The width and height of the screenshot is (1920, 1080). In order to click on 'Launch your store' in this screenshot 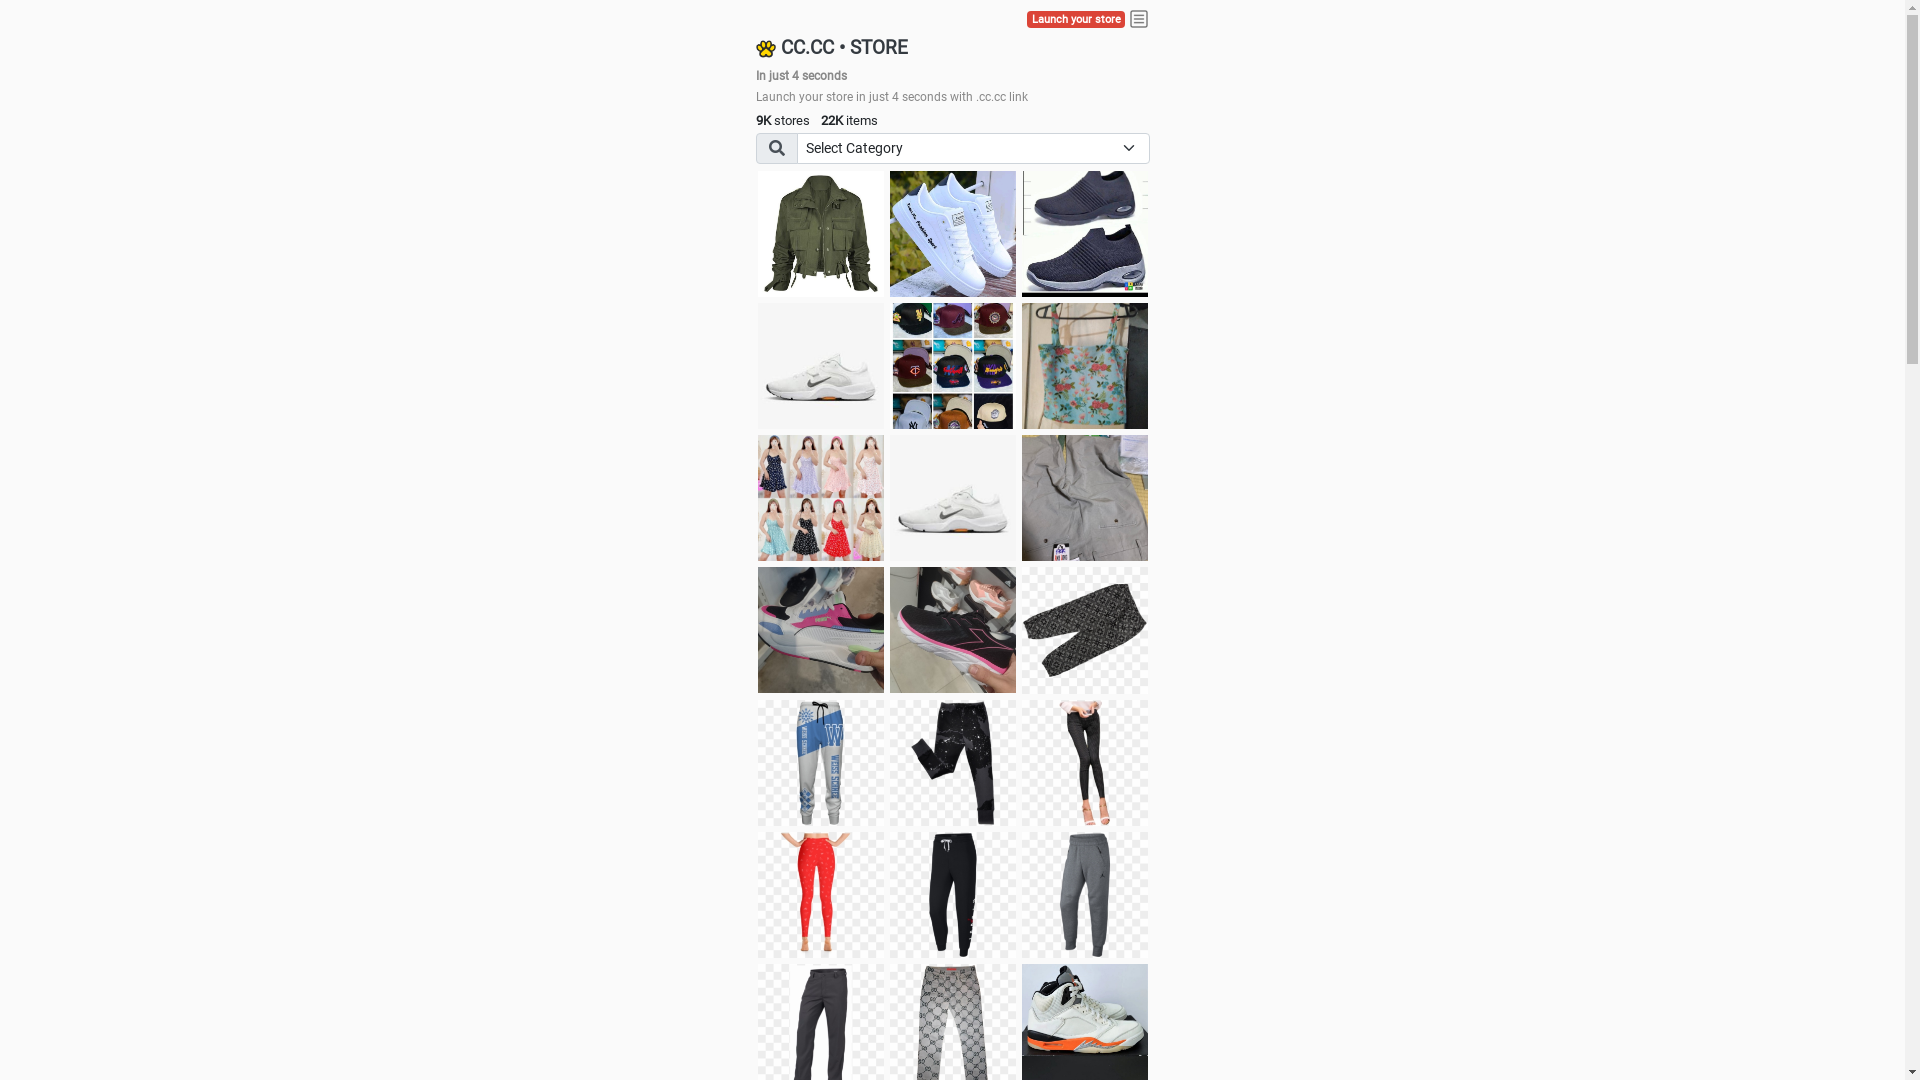, I will do `click(1074, 19)`.